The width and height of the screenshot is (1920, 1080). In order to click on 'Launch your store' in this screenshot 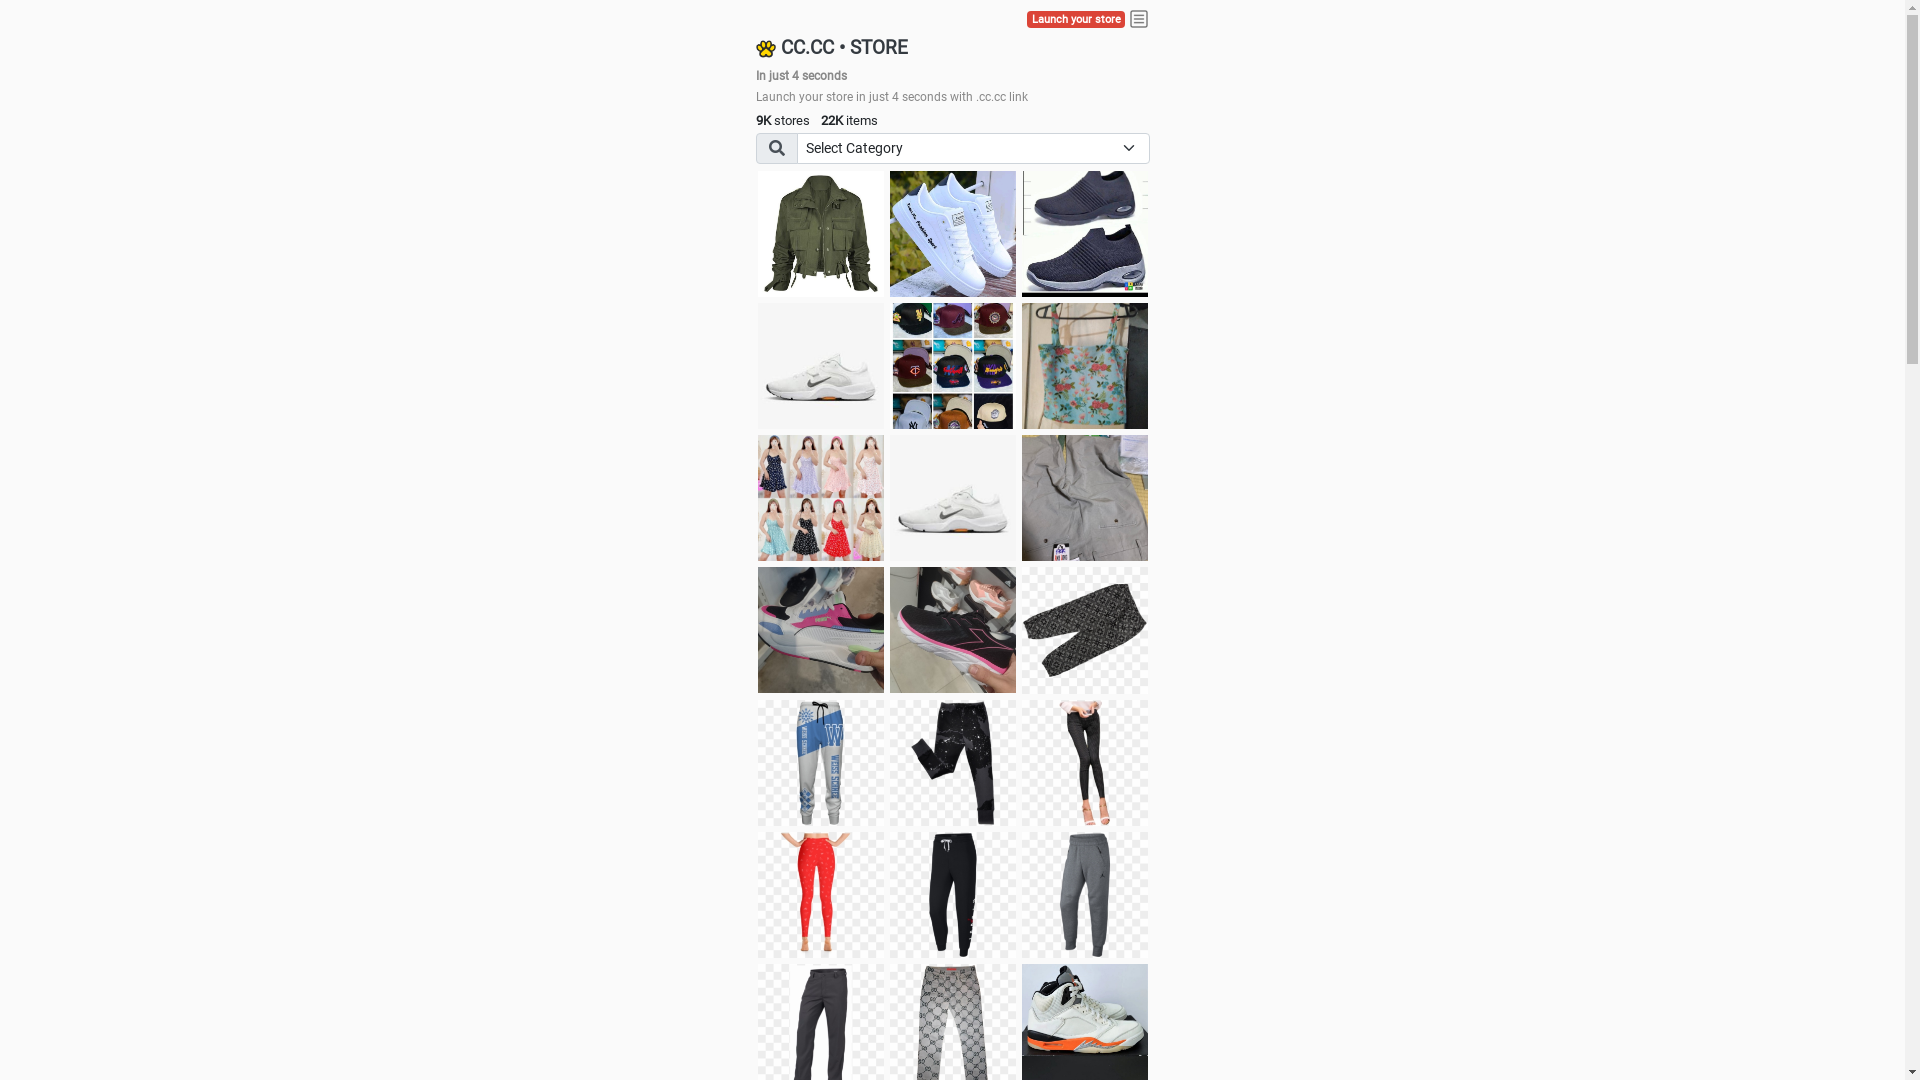, I will do `click(1074, 19)`.